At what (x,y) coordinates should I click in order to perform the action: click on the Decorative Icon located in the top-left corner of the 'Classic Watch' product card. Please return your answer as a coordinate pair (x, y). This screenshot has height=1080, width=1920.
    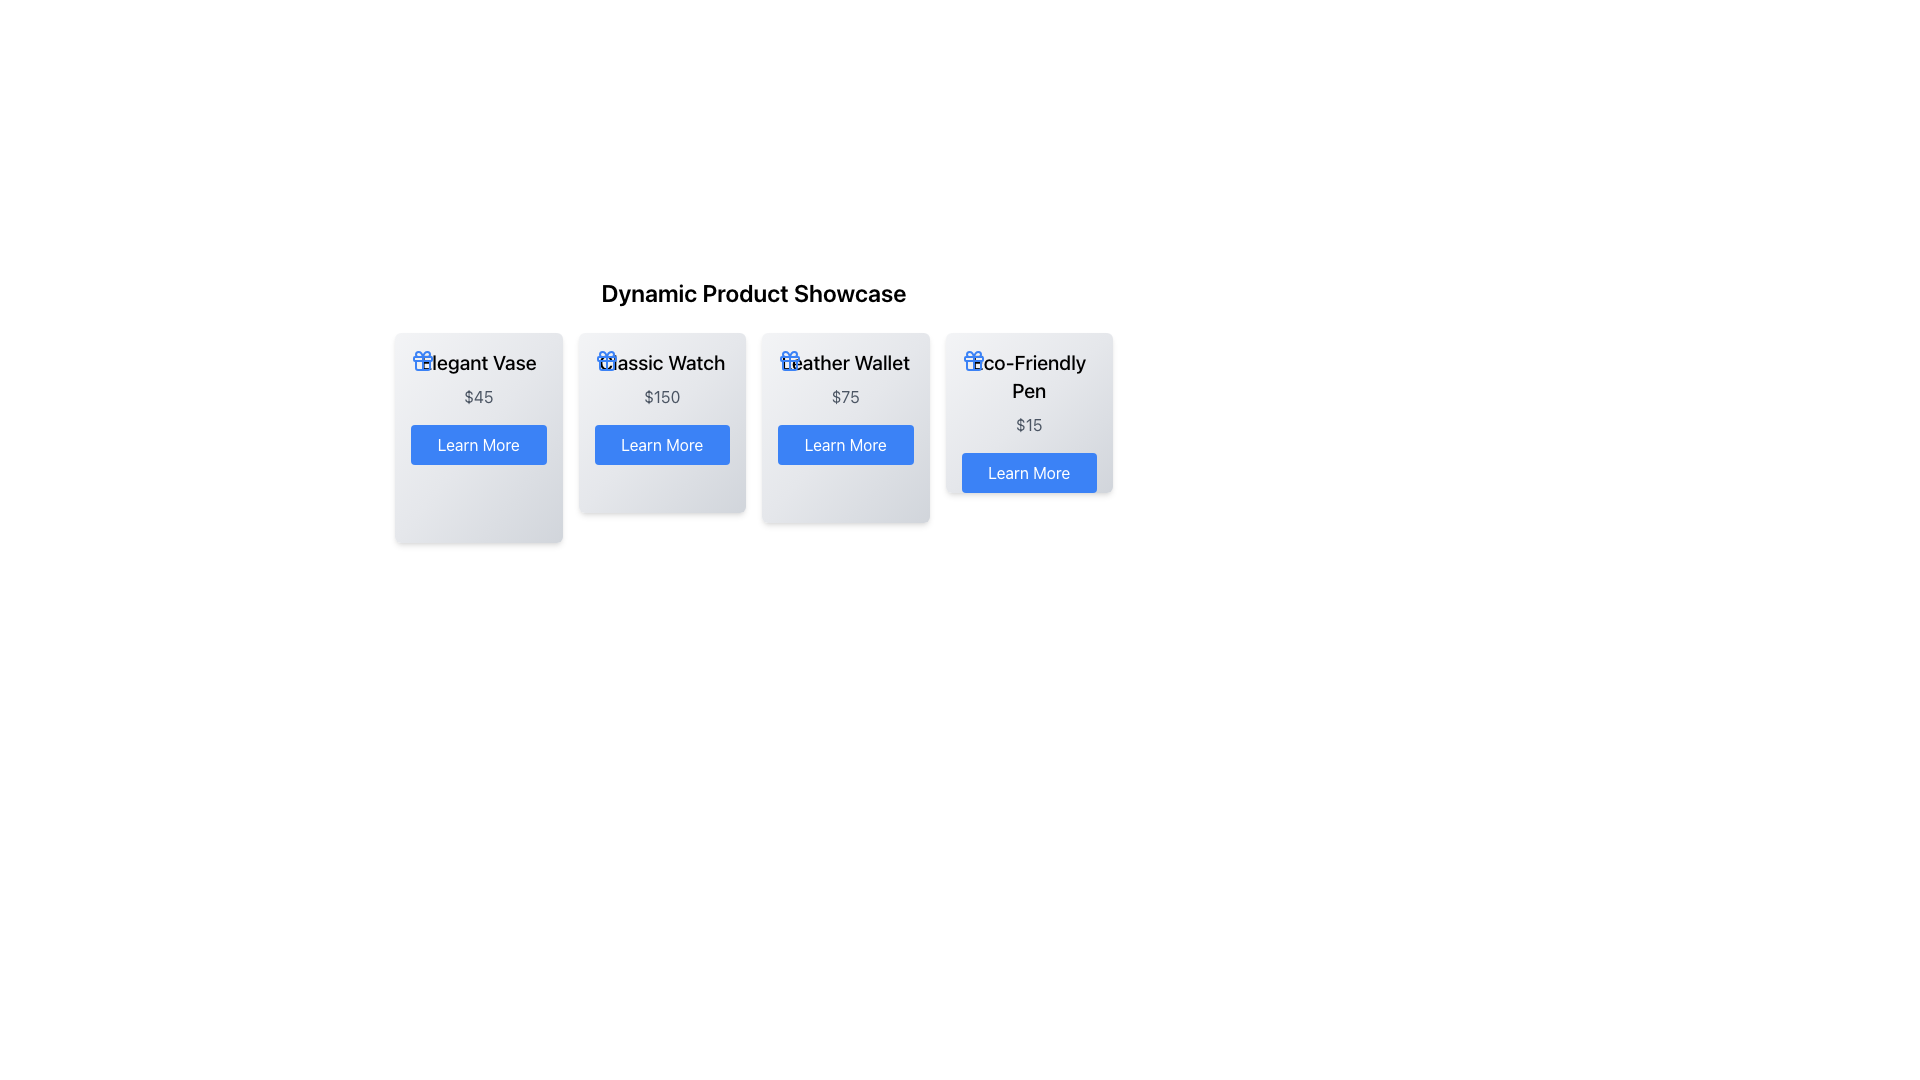
    Looking at the image, I should click on (605, 361).